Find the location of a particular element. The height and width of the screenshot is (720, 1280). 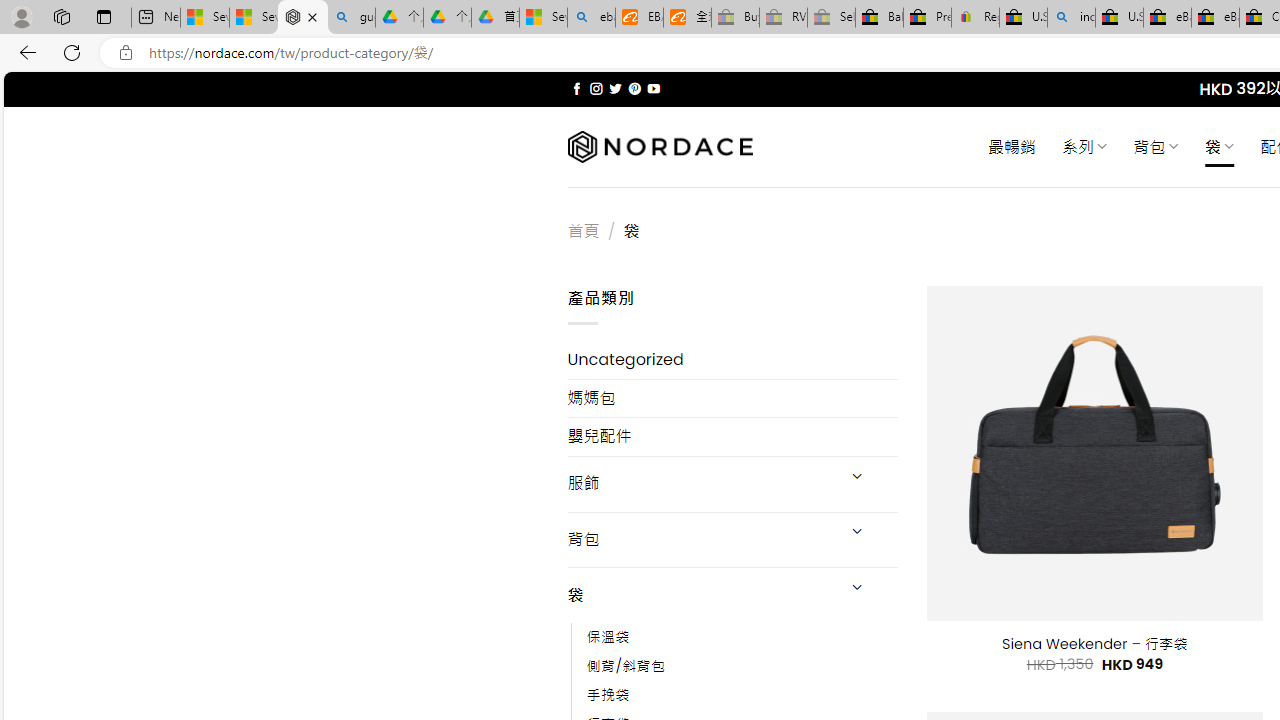

'Register: Create a personal eBay account' is located at coordinates (976, 17).